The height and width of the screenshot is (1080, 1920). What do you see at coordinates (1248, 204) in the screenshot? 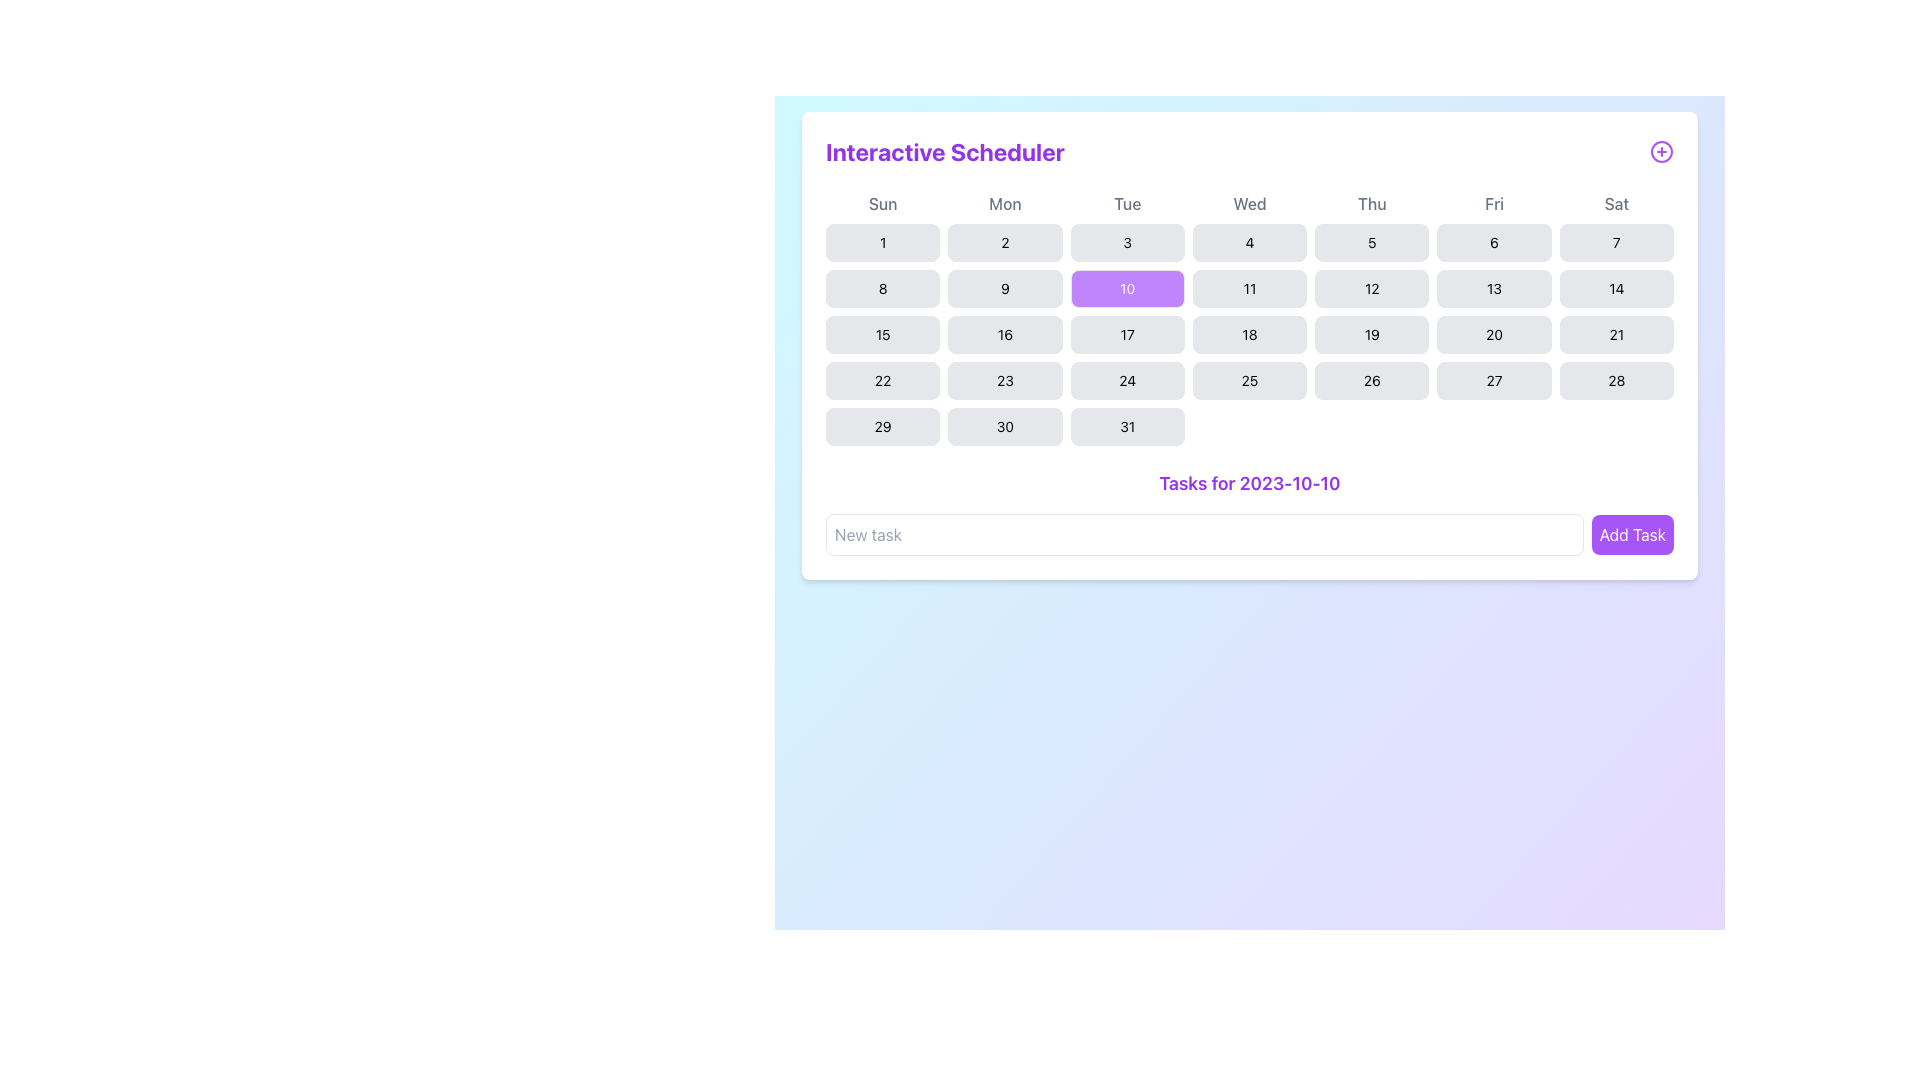
I see `the label representing 'Wed' which indicates the Wednesday column in the calendar interface` at bounding box center [1248, 204].